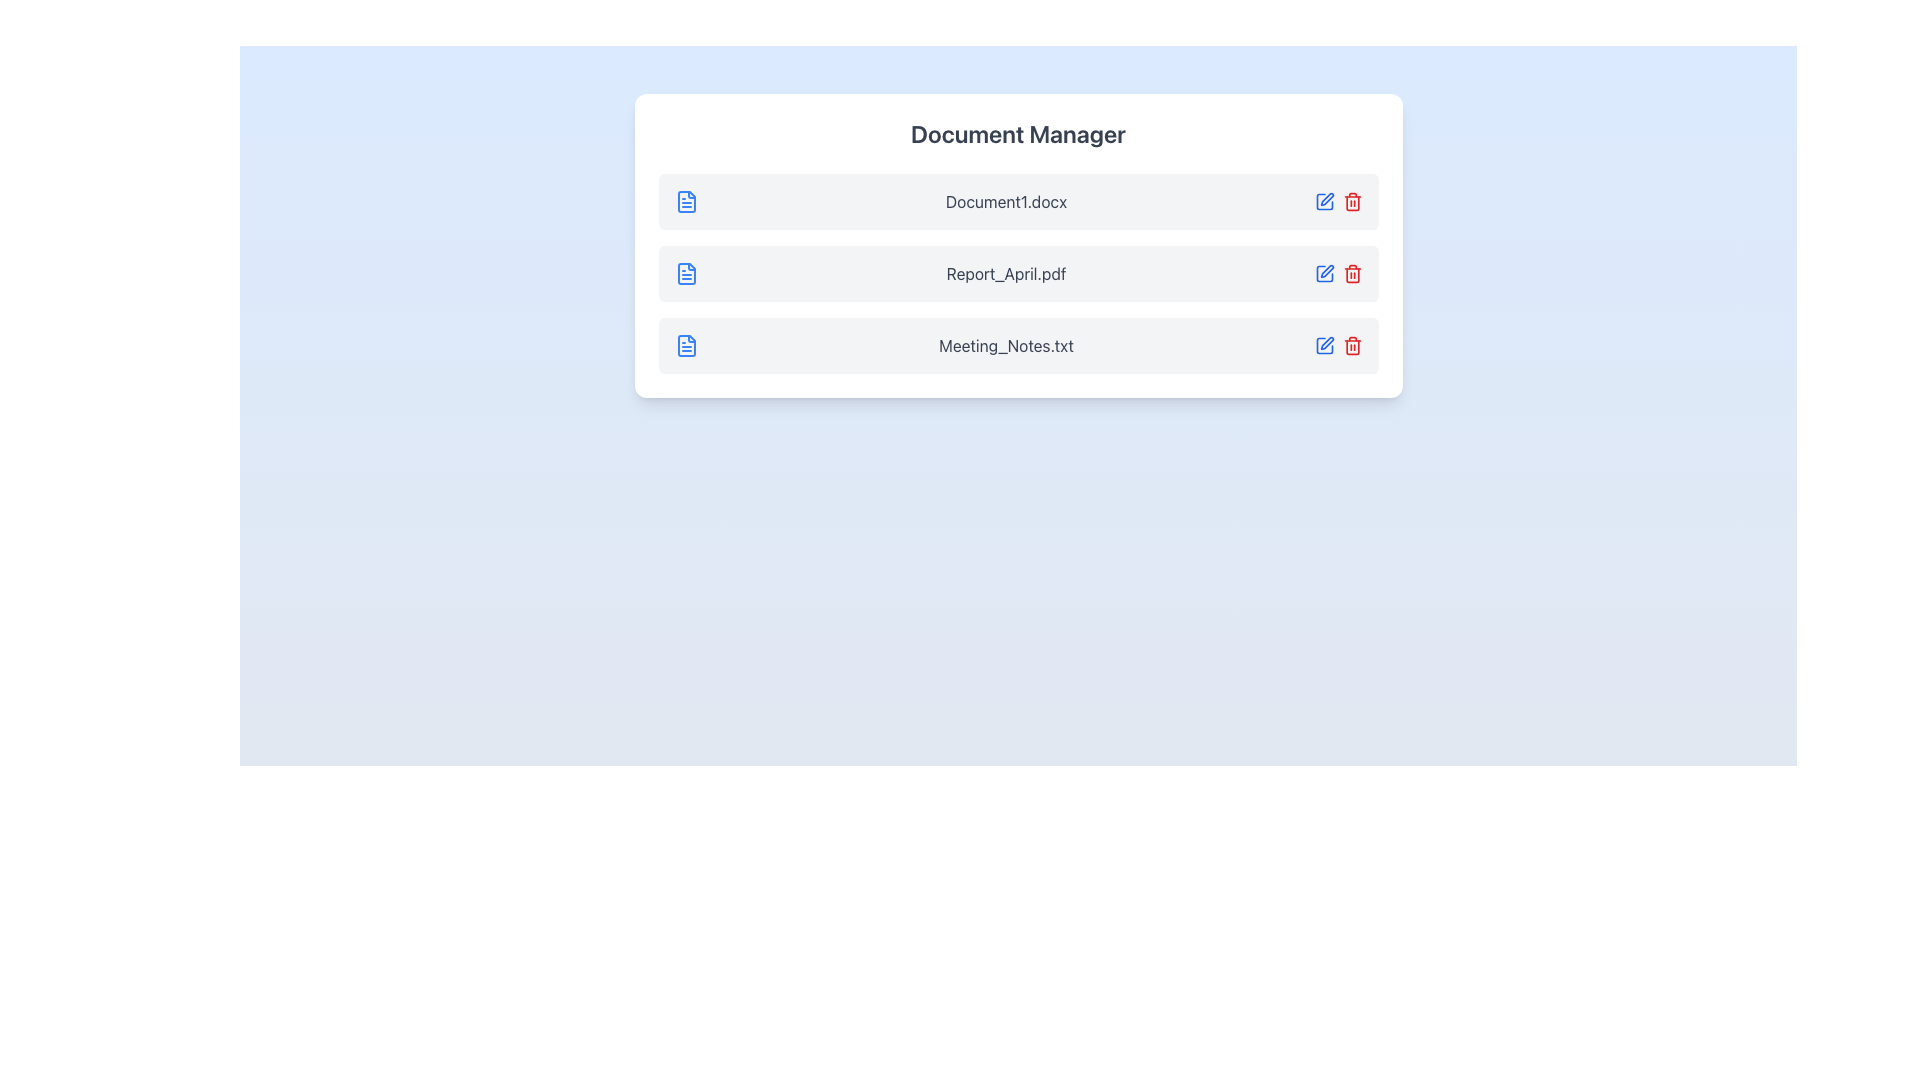 The image size is (1920, 1080). Describe the element at coordinates (1352, 273) in the screenshot. I see `the trash icon button, which is a red-colored design associated with delete actions, located in the middle row of a list after the blue edit pen icon` at that location.